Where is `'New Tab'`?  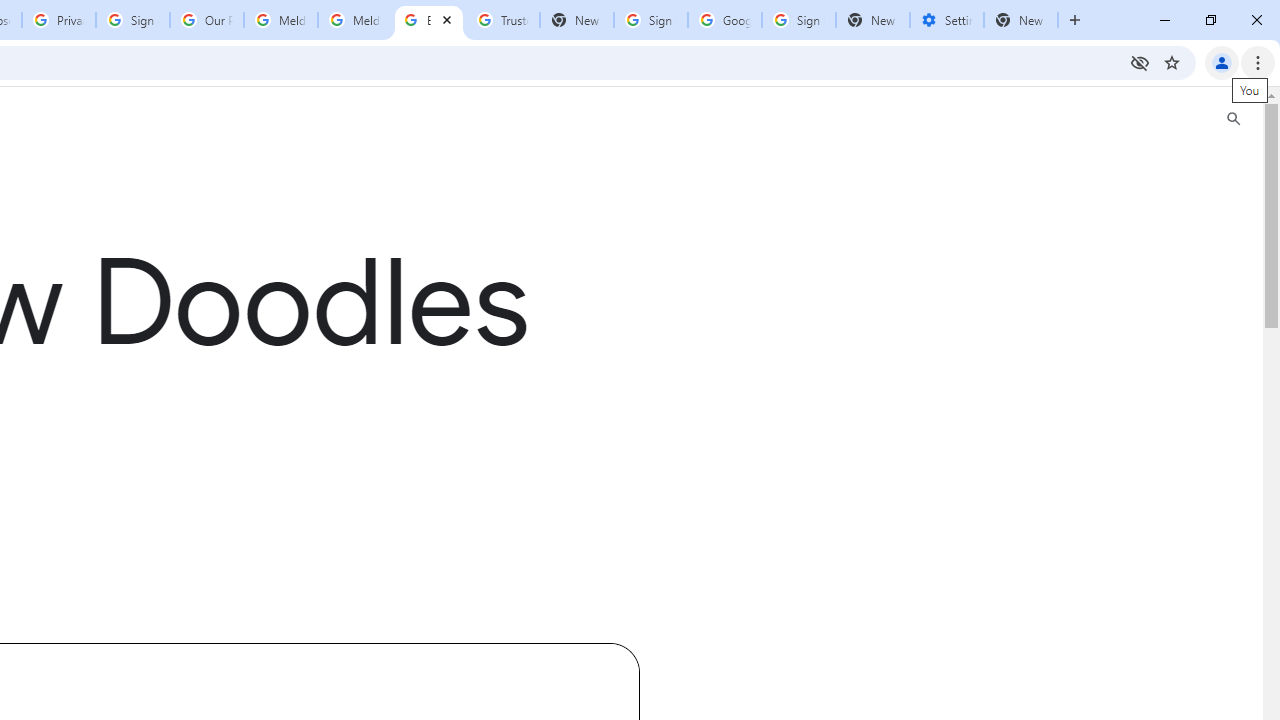 'New Tab' is located at coordinates (1021, 20).